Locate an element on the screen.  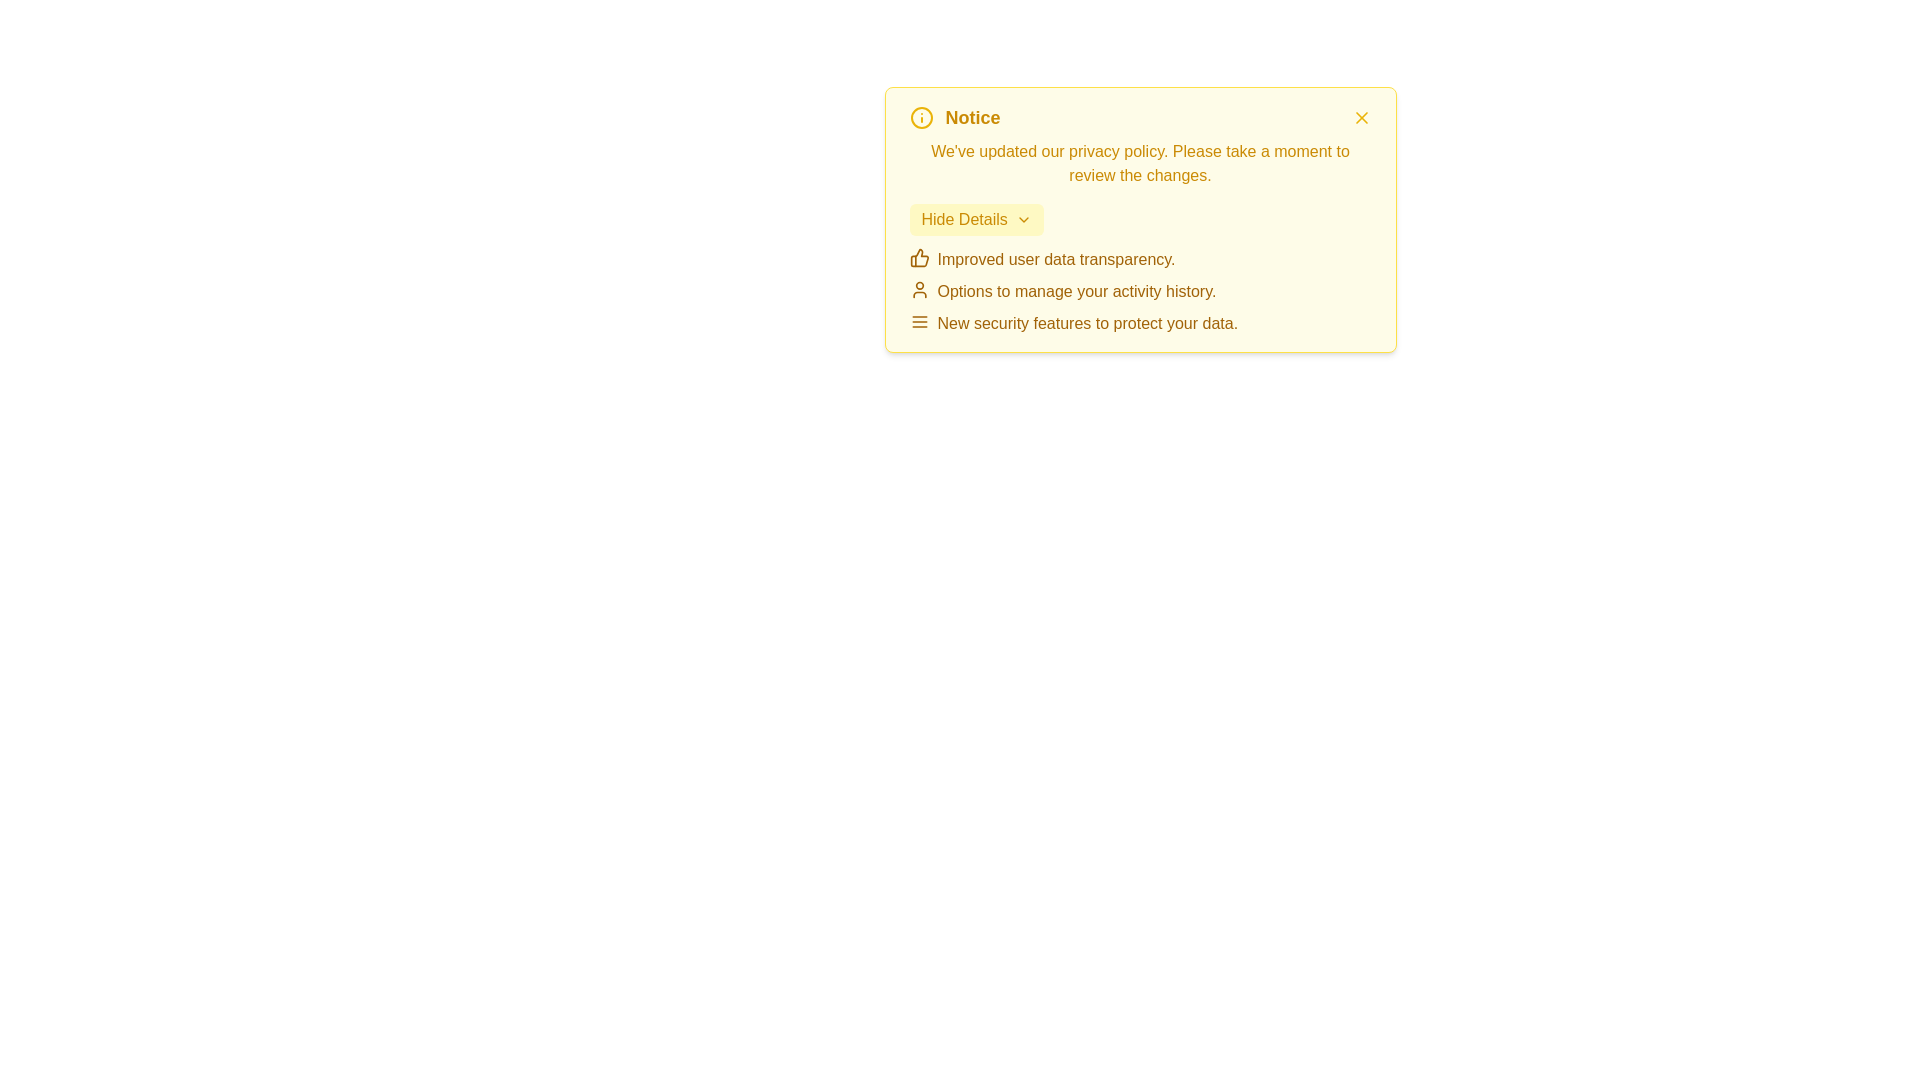
the button used to hide or collapse the details section of the notification box, which is located below the privacy policy update text and above the bullet-pointed list is located at coordinates (976, 219).